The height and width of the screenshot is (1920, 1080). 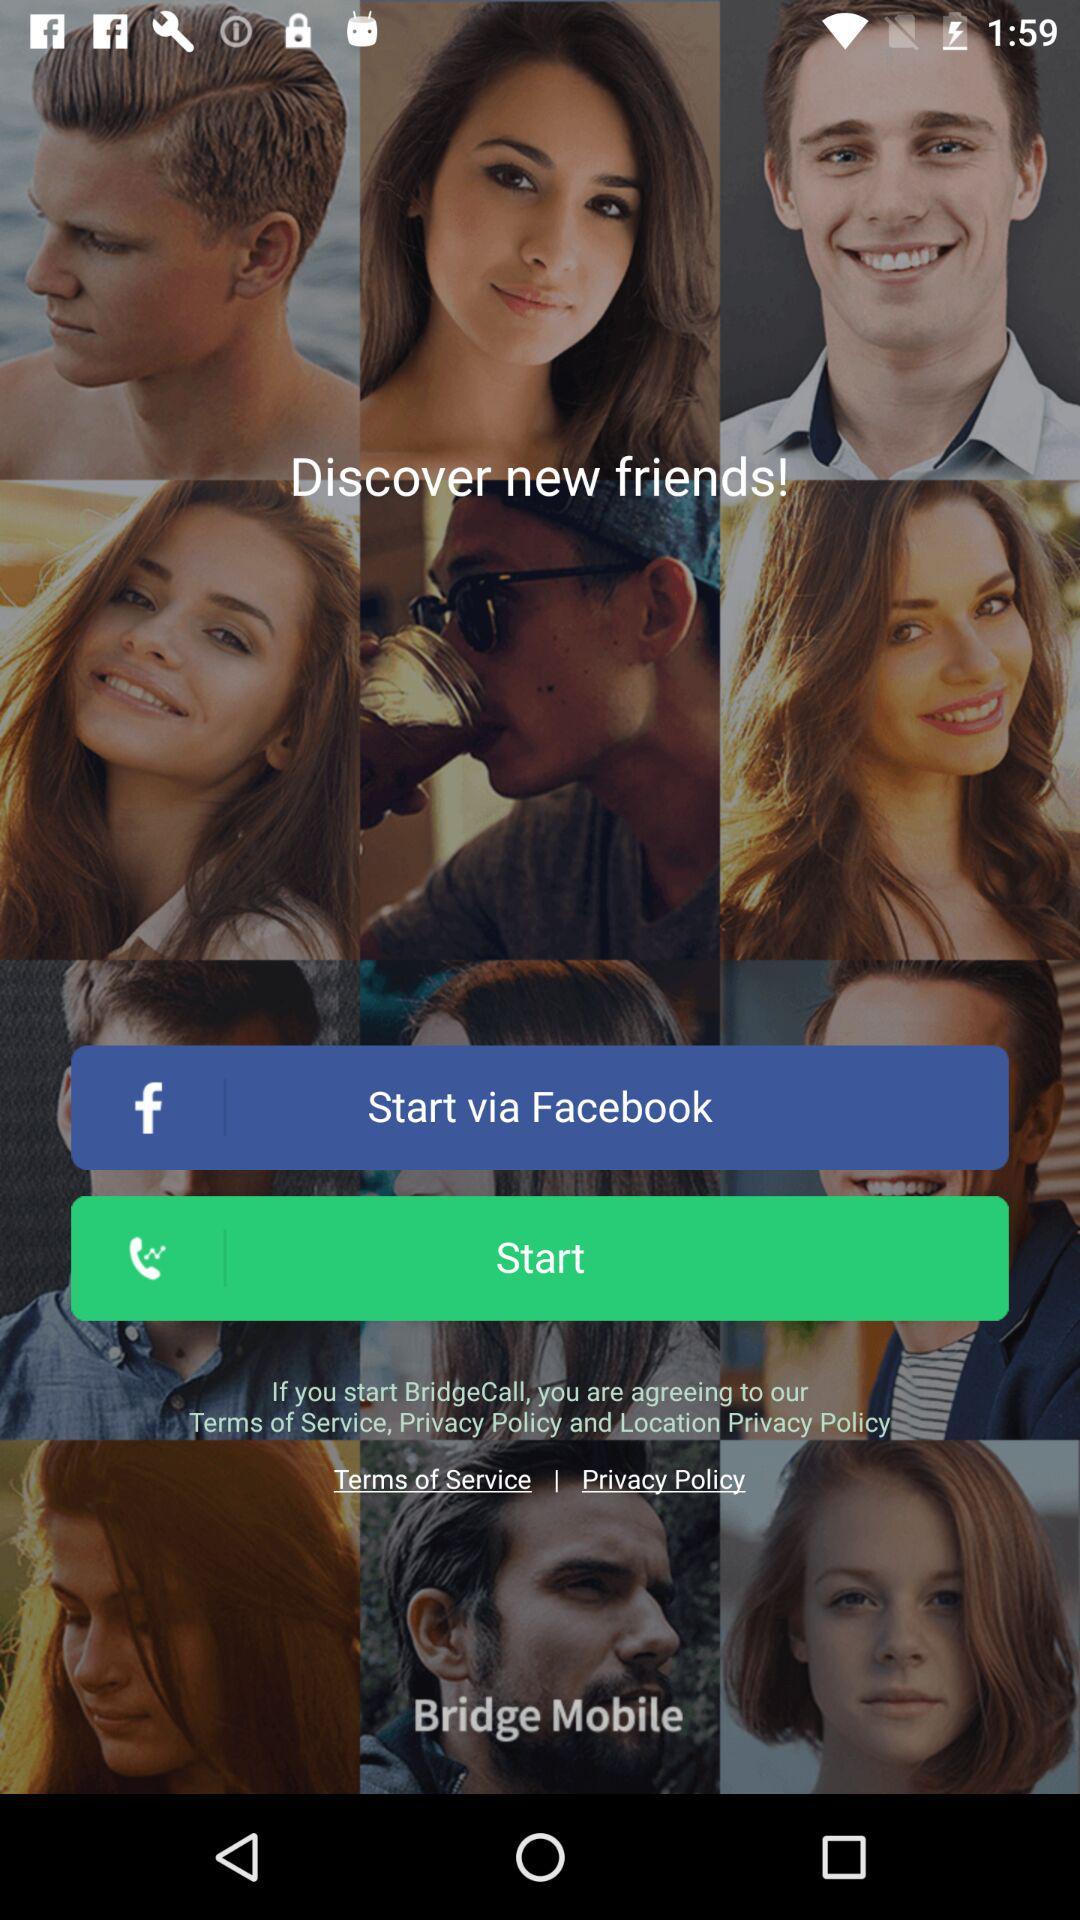 I want to click on app above the start via facebook, so click(x=538, y=474).